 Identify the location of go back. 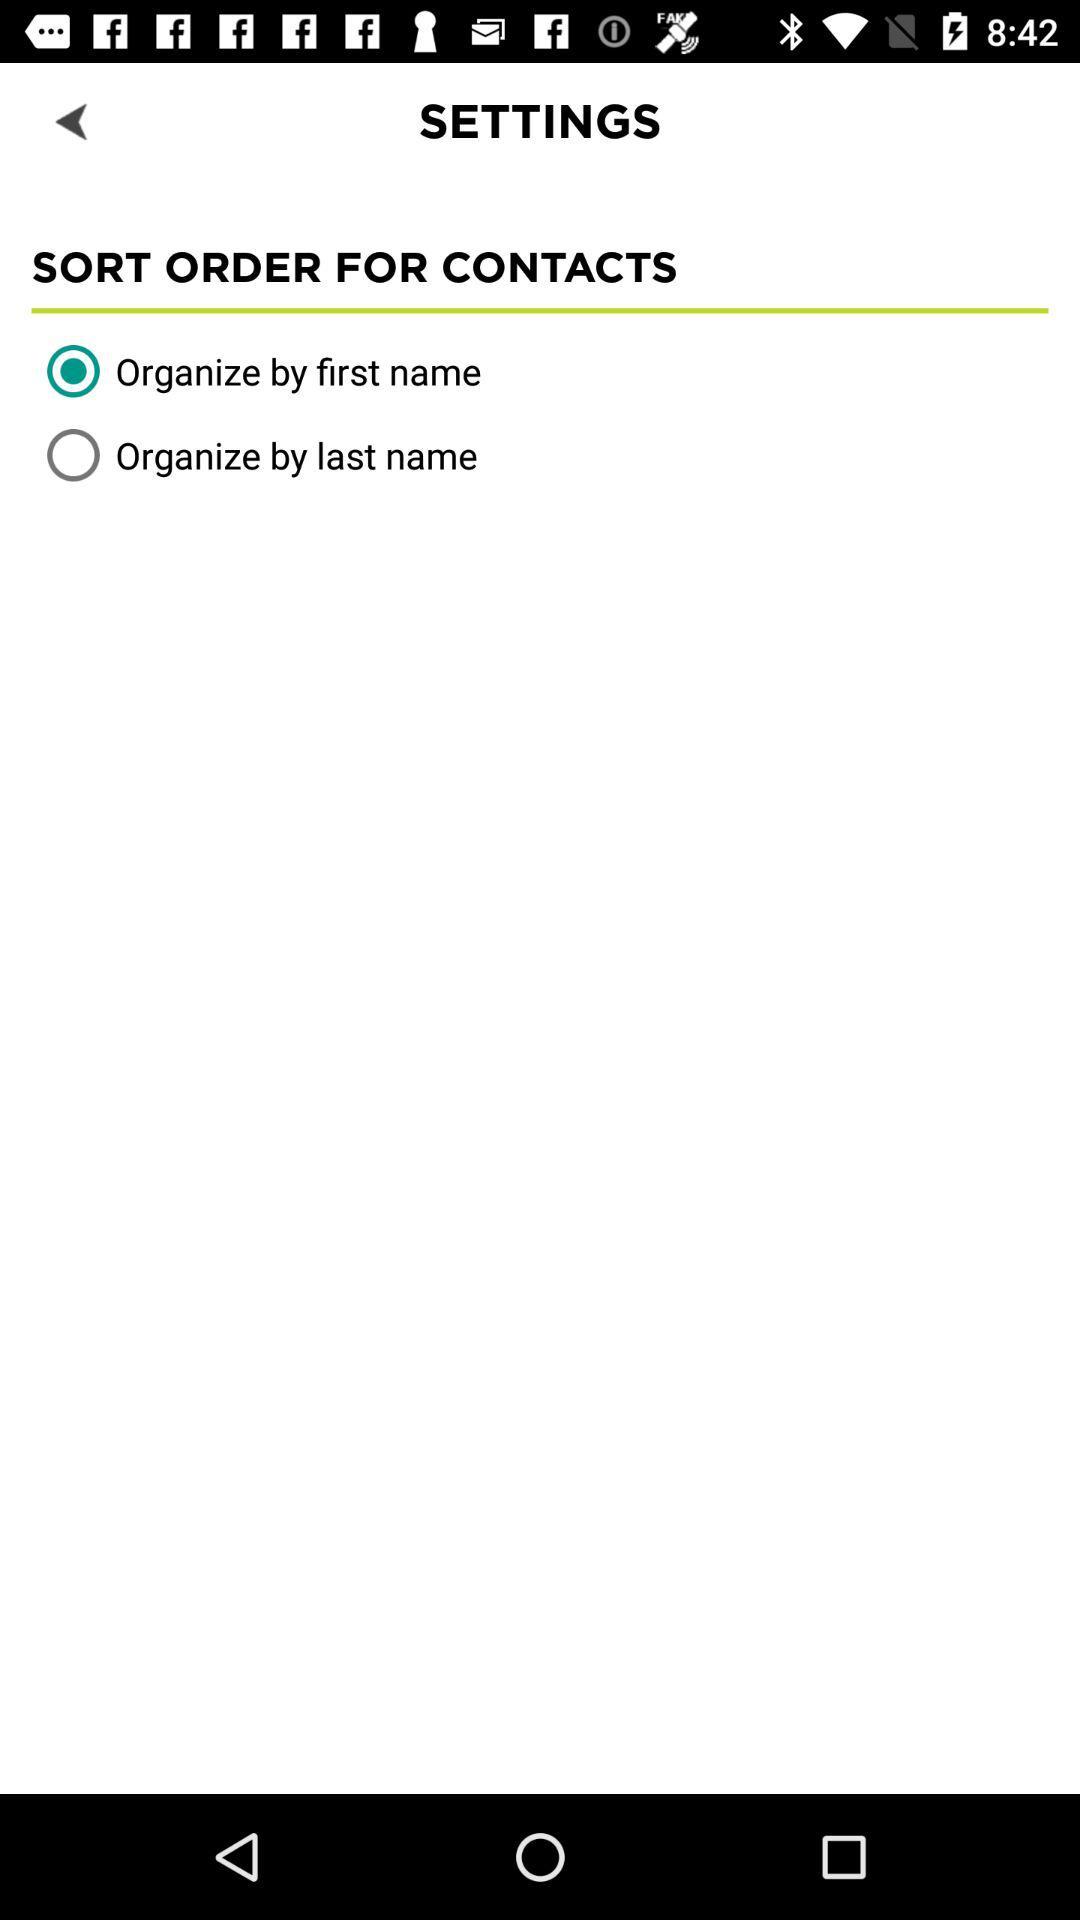
(72, 119).